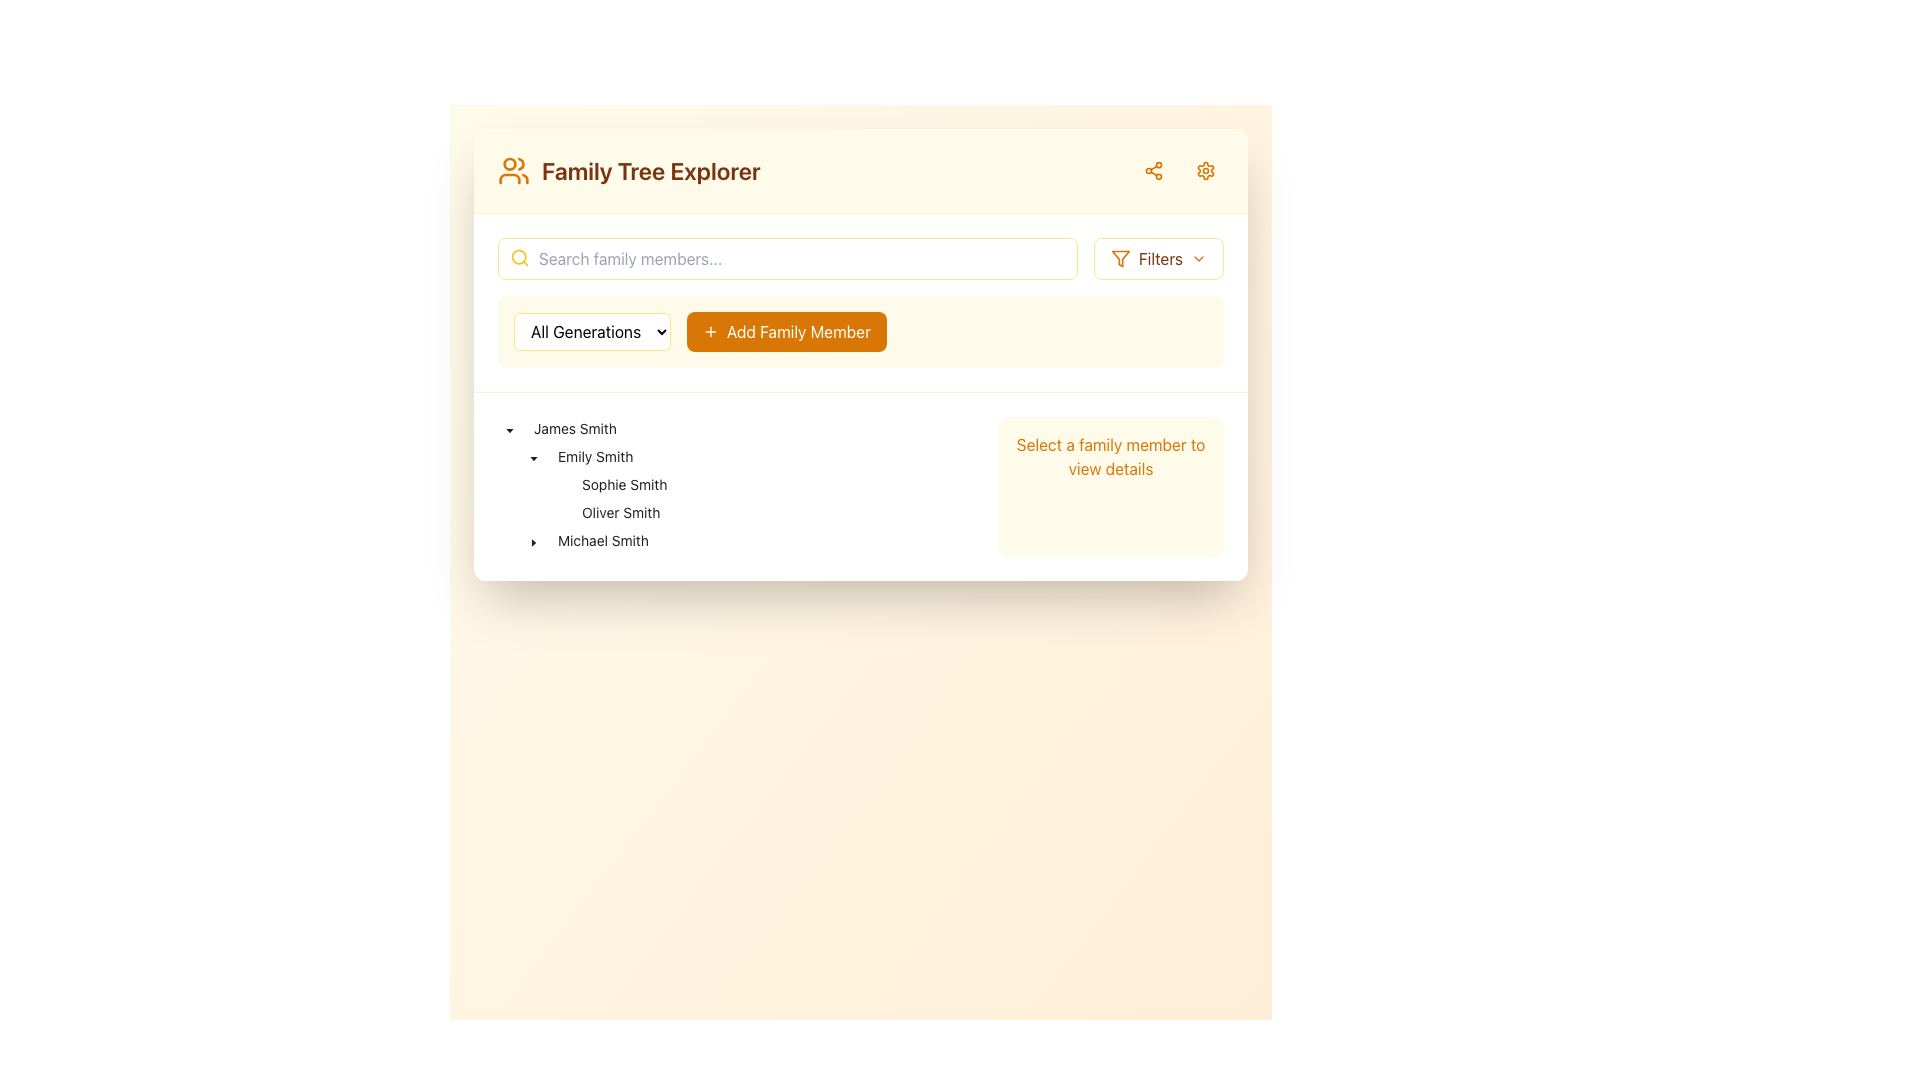 This screenshot has width=1920, height=1080. What do you see at coordinates (1120, 257) in the screenshot?
I see `the funnel-shaped icon in the 'Filters' button located in the top-right corner of the main section` at bounding box center [1120, 257].